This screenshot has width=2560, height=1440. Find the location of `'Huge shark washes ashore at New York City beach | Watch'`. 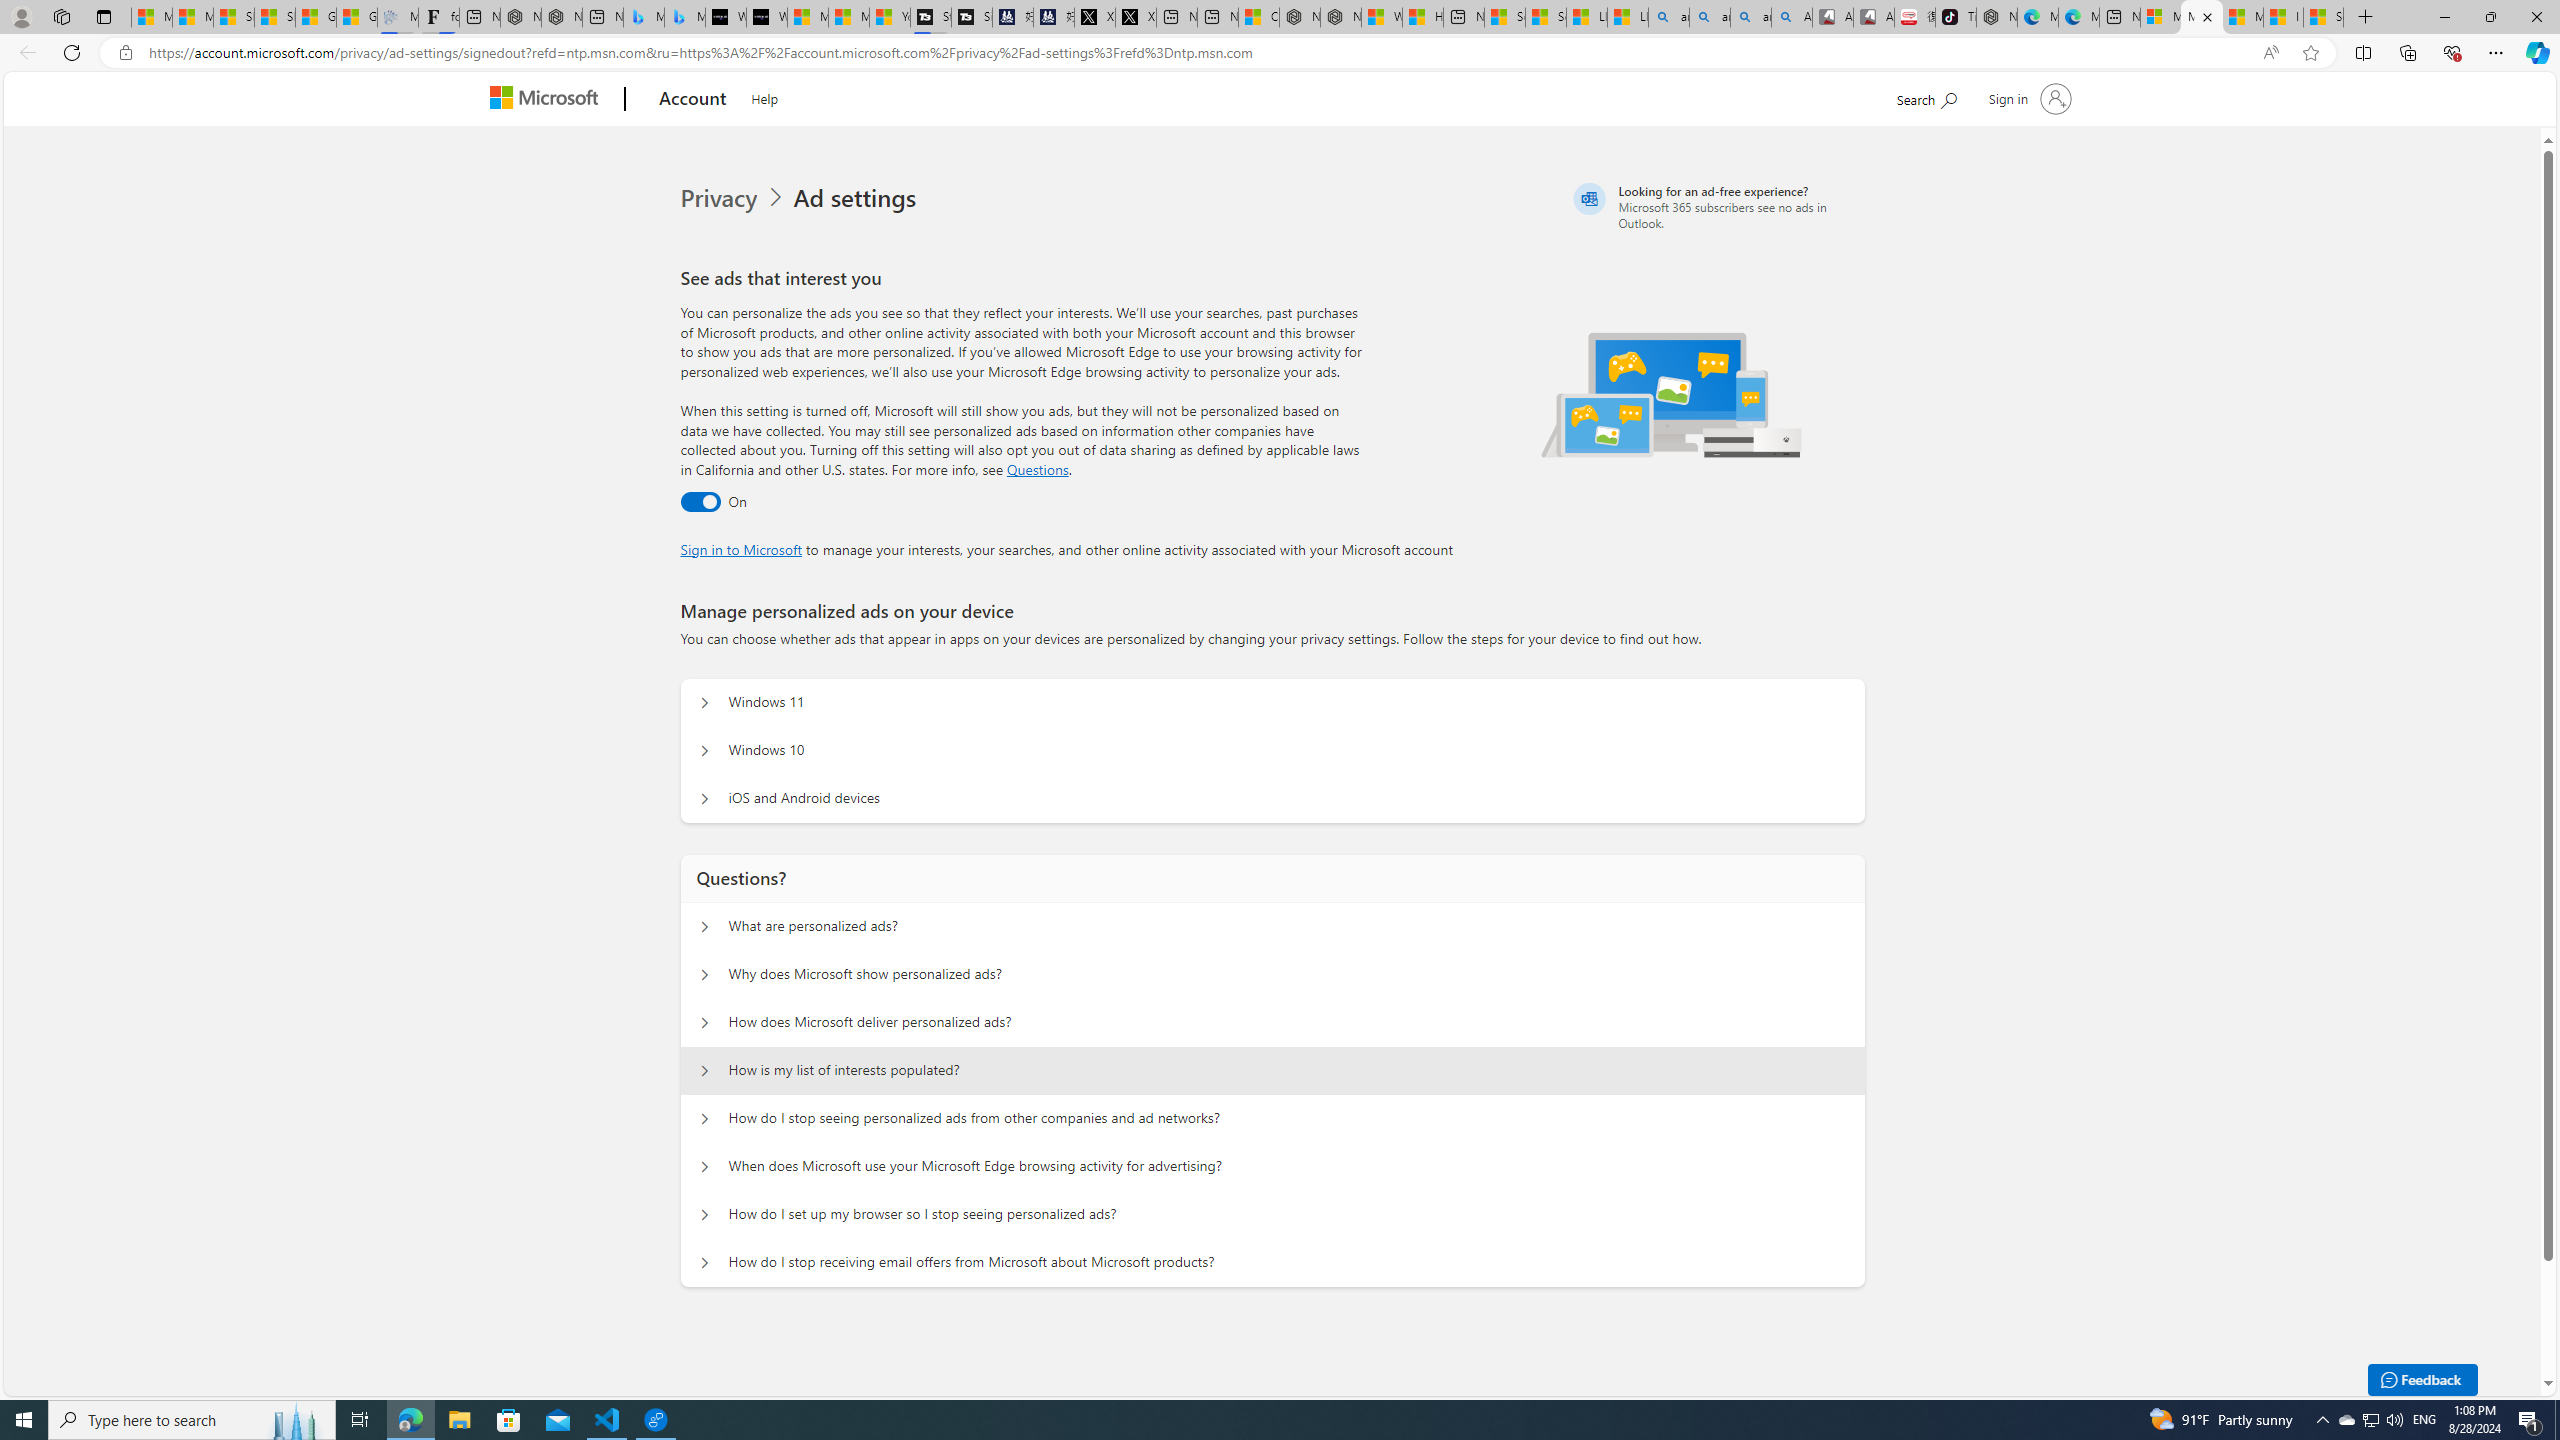

'Huge shark washes ashore at New York City beach | Watch' is located at coordinates (1422, 16).